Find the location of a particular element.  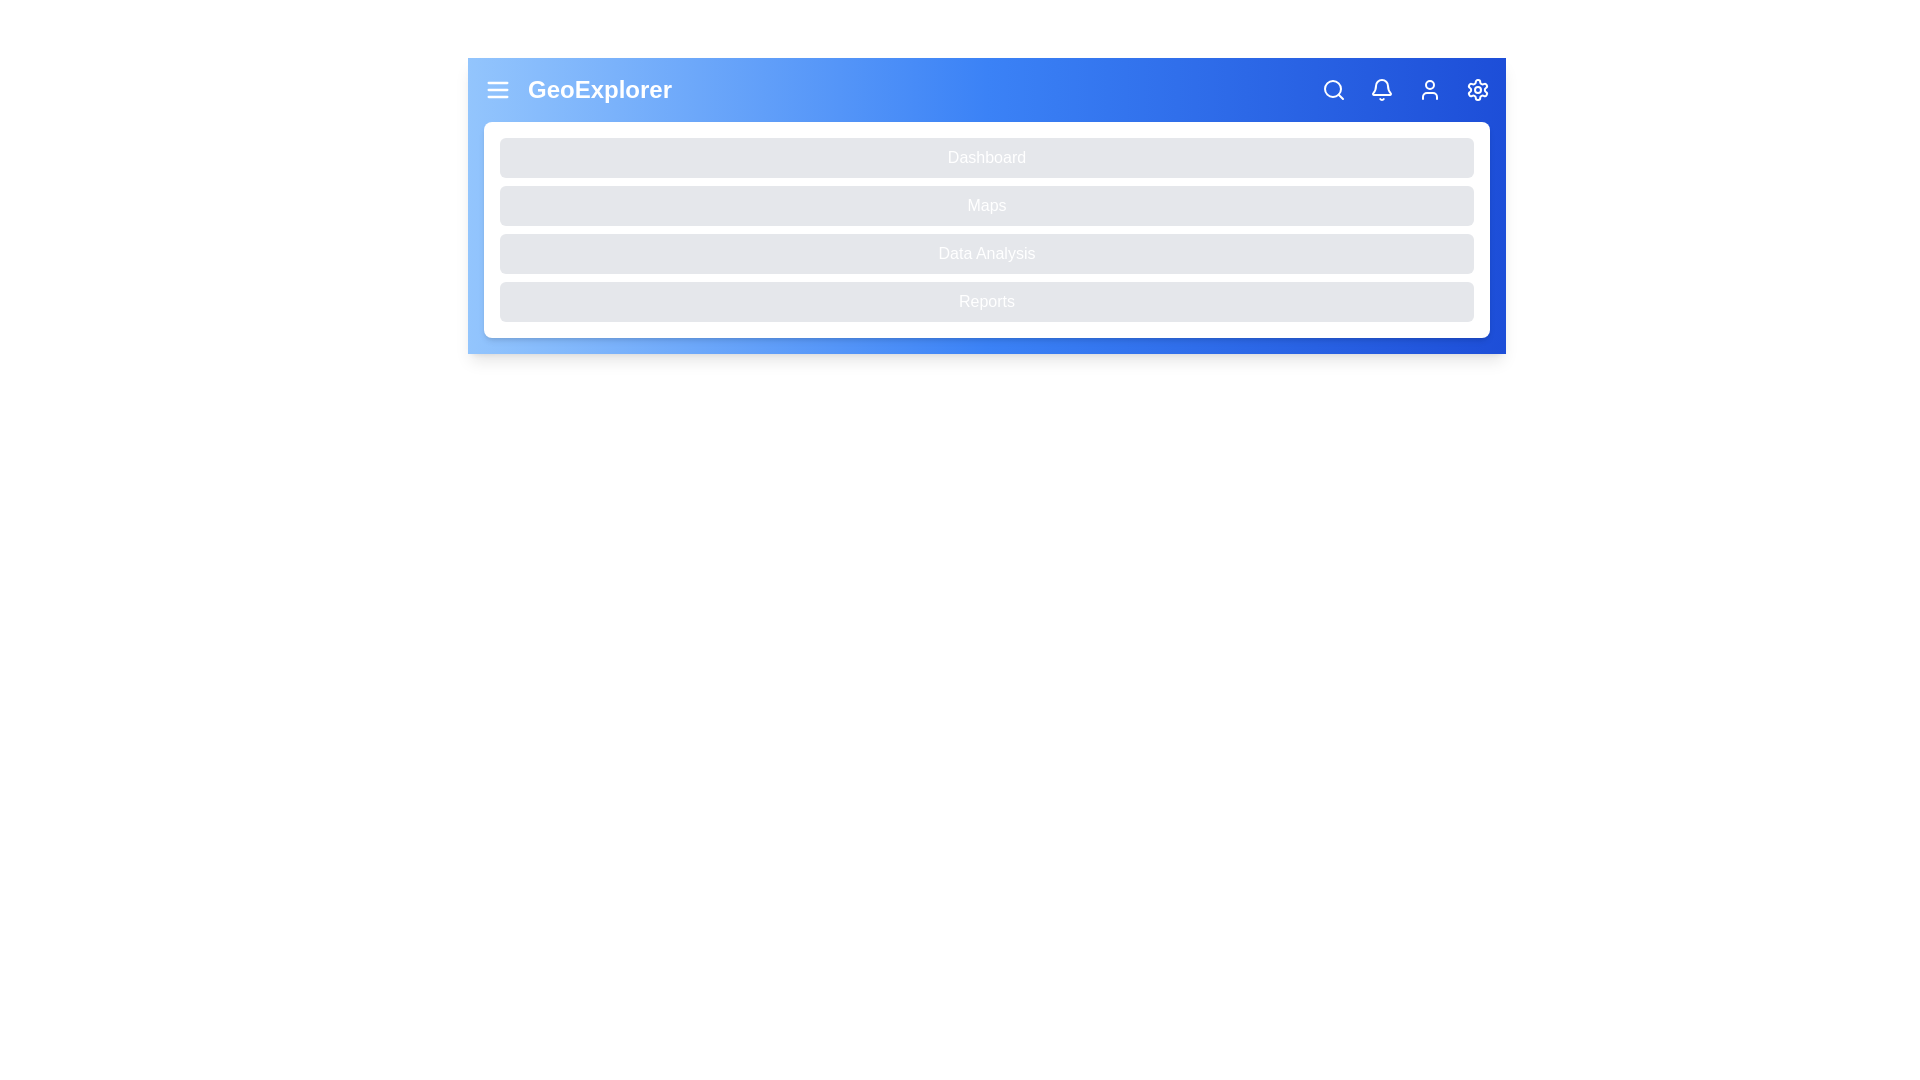

the user icon to view profile options is located at coordinates (1429, 88).